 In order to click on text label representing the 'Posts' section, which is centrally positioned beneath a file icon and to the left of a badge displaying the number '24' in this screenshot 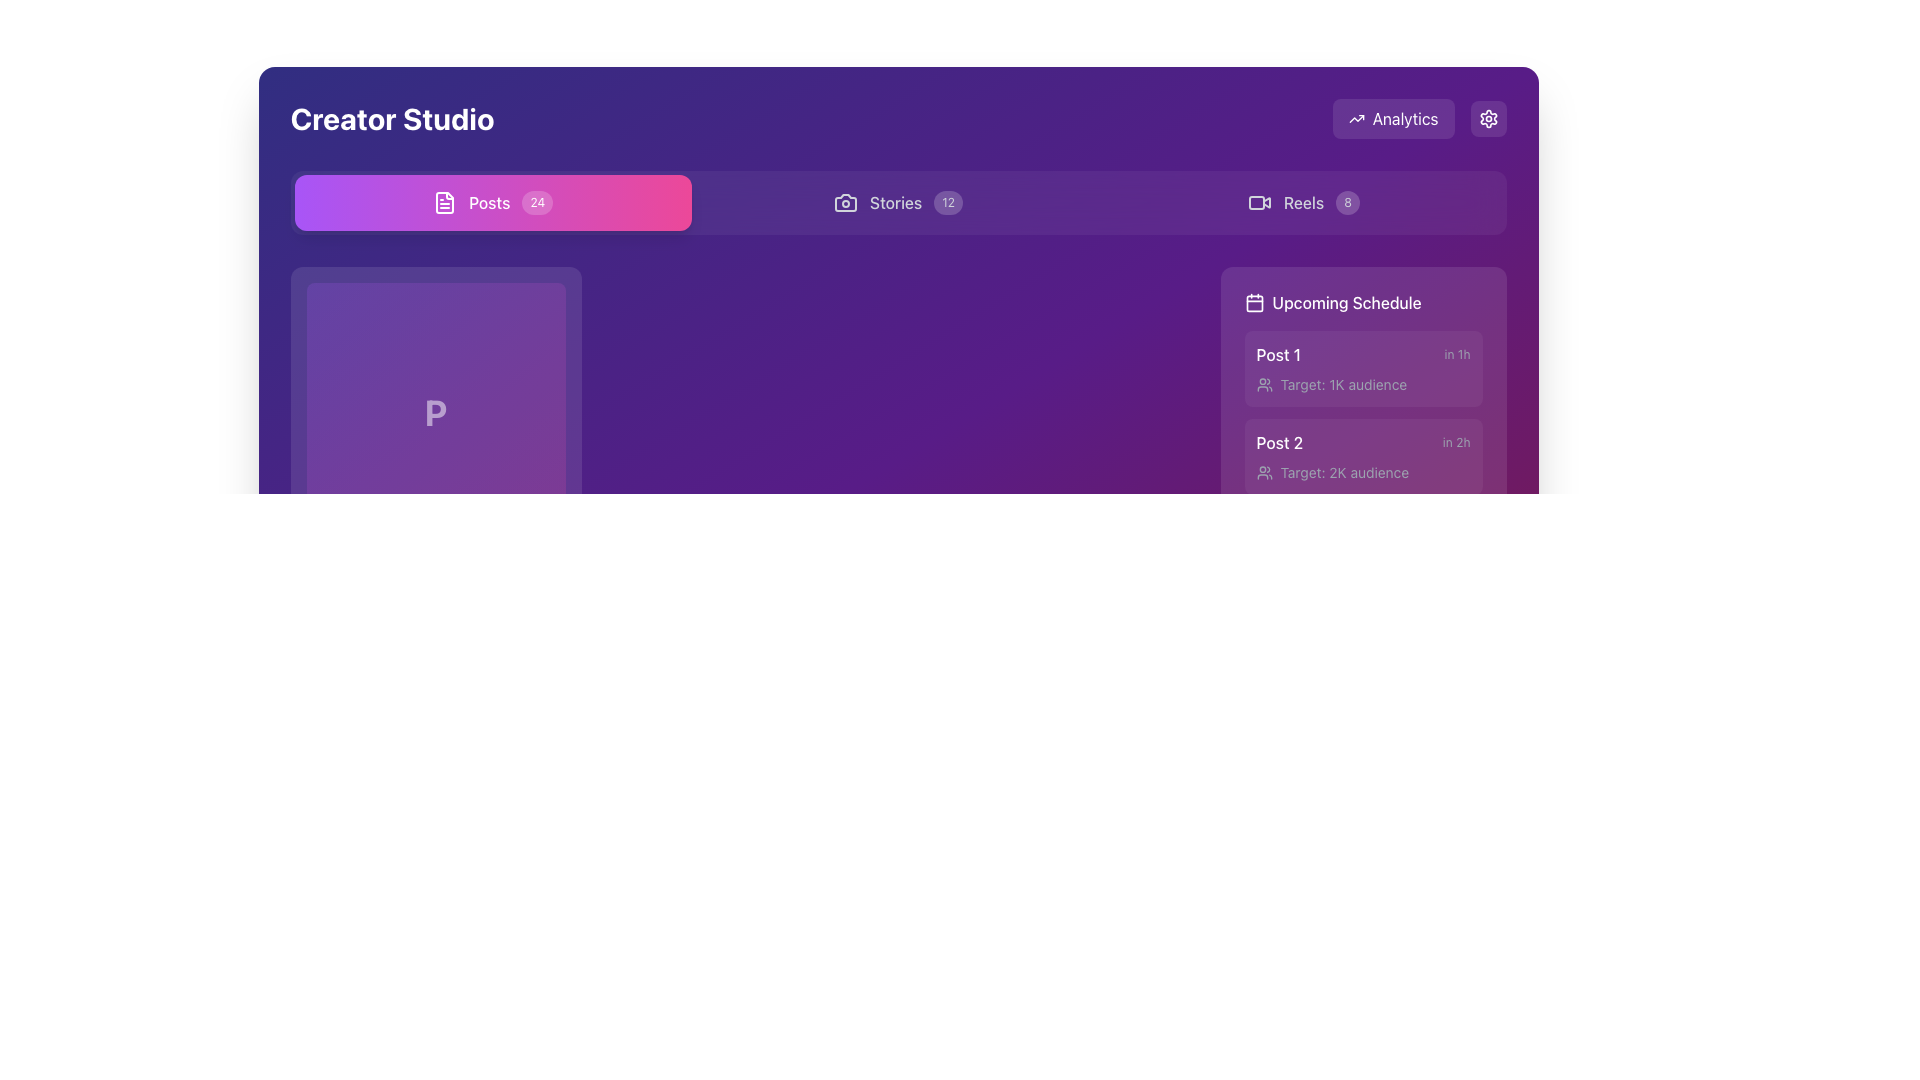, I will do `click(489, 203)`.